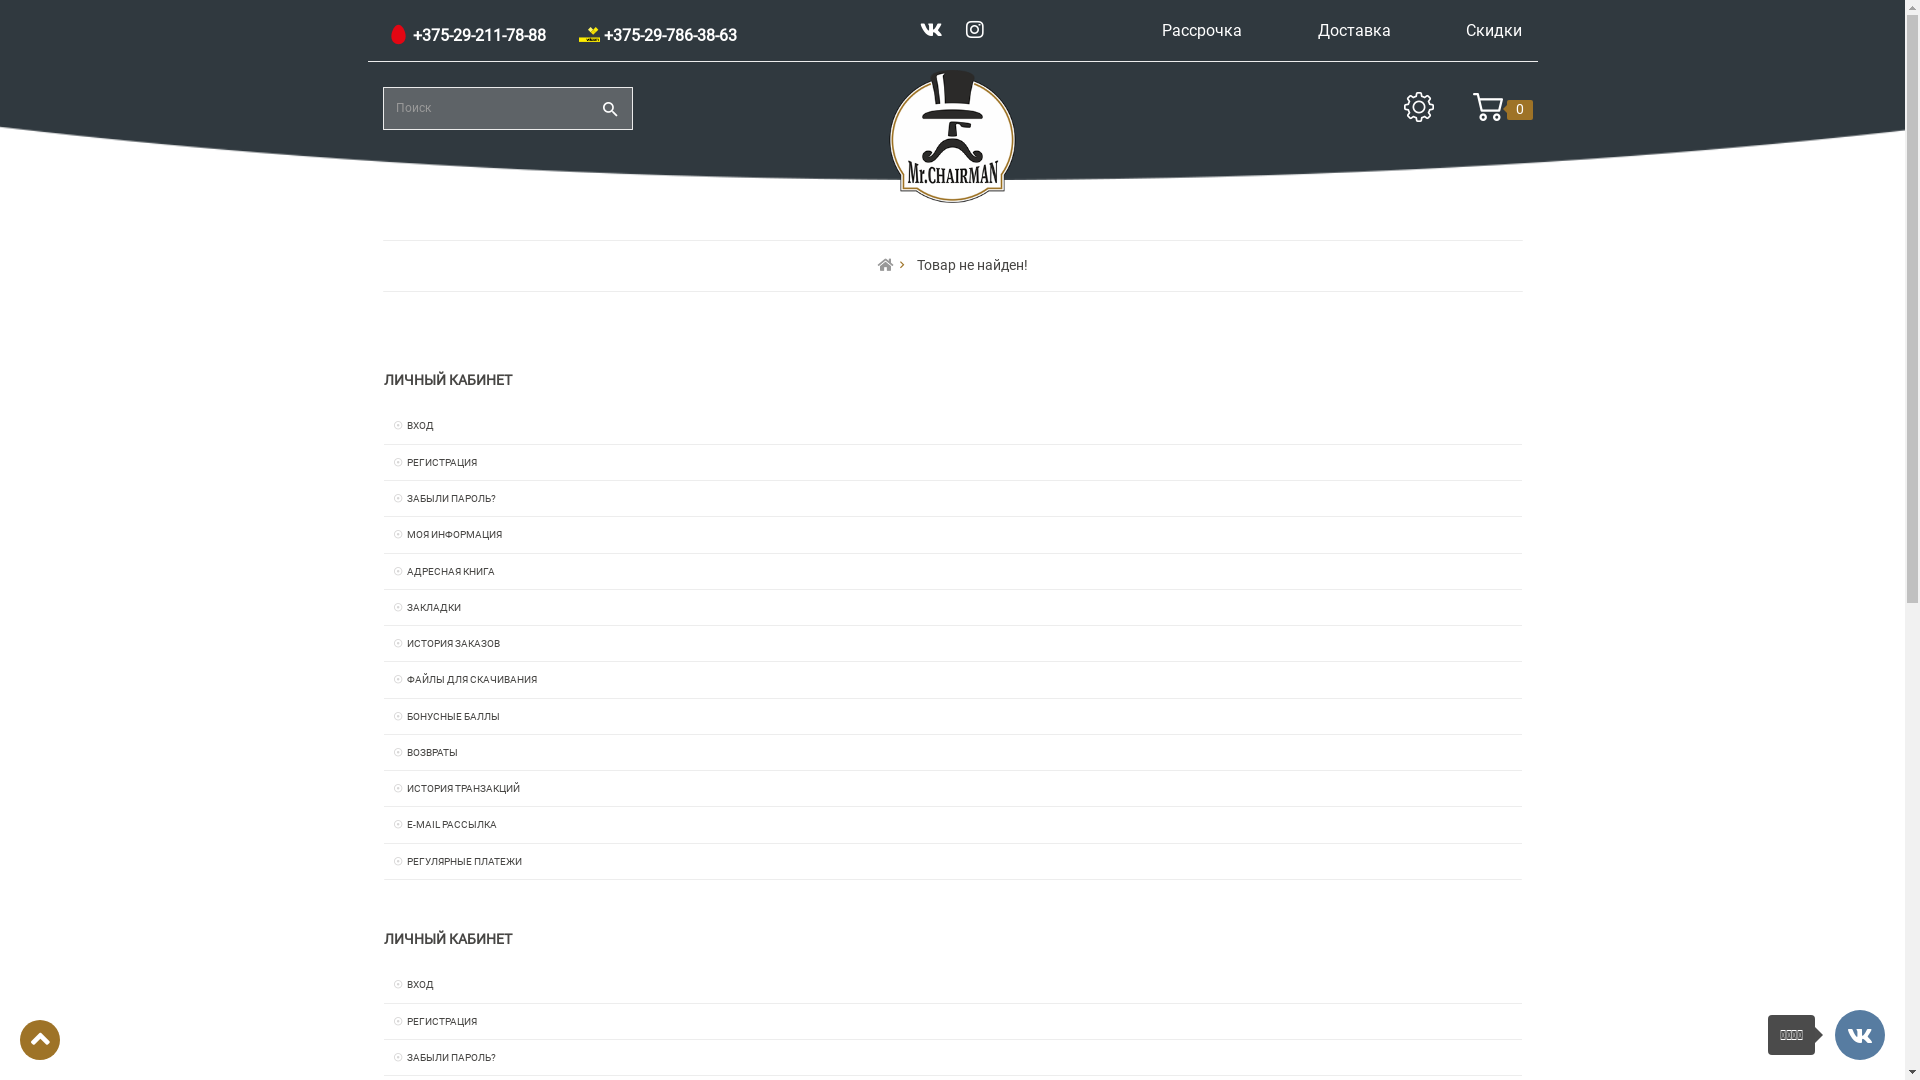  I want to click on '0', so click(1487, 110).